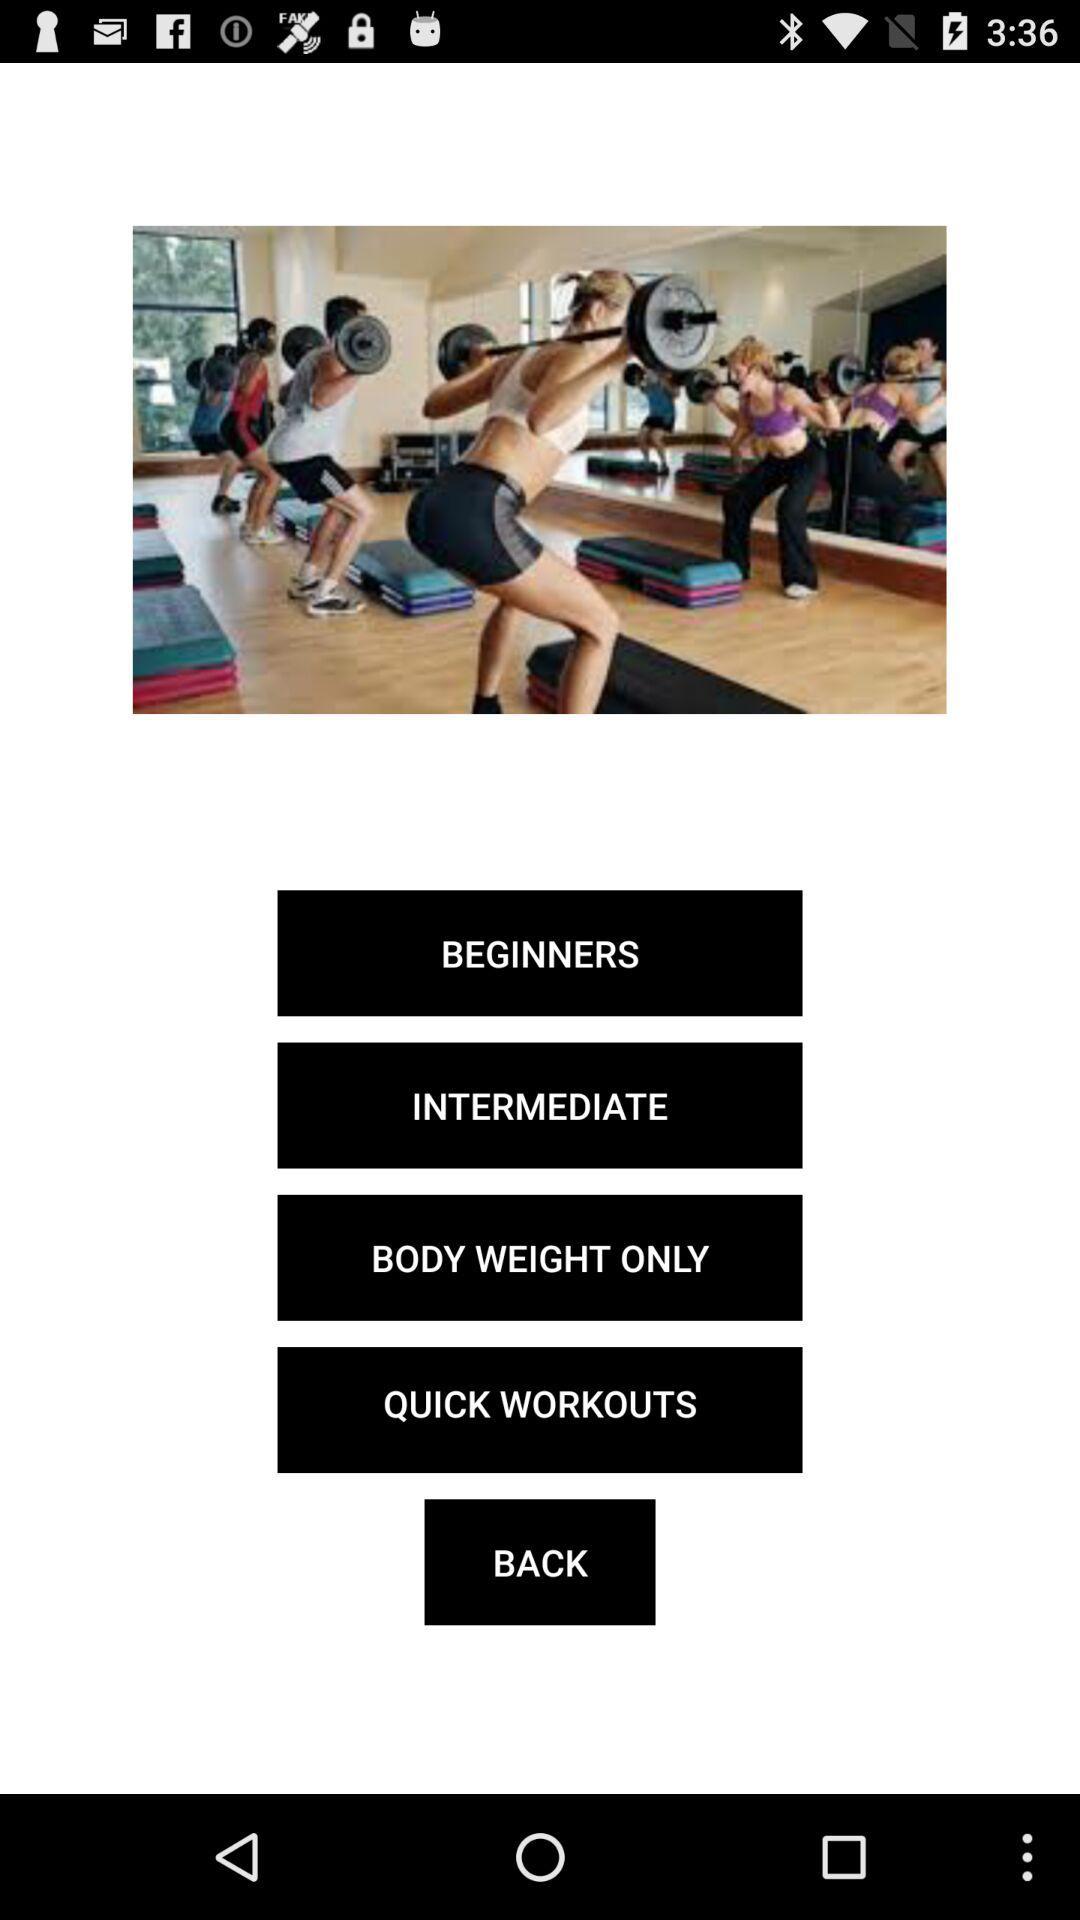 This screenshot has width=1080, height=1920. Describe the element at coordinates (540, 1256) in the screenshot. I see `body weight only item` at that location.